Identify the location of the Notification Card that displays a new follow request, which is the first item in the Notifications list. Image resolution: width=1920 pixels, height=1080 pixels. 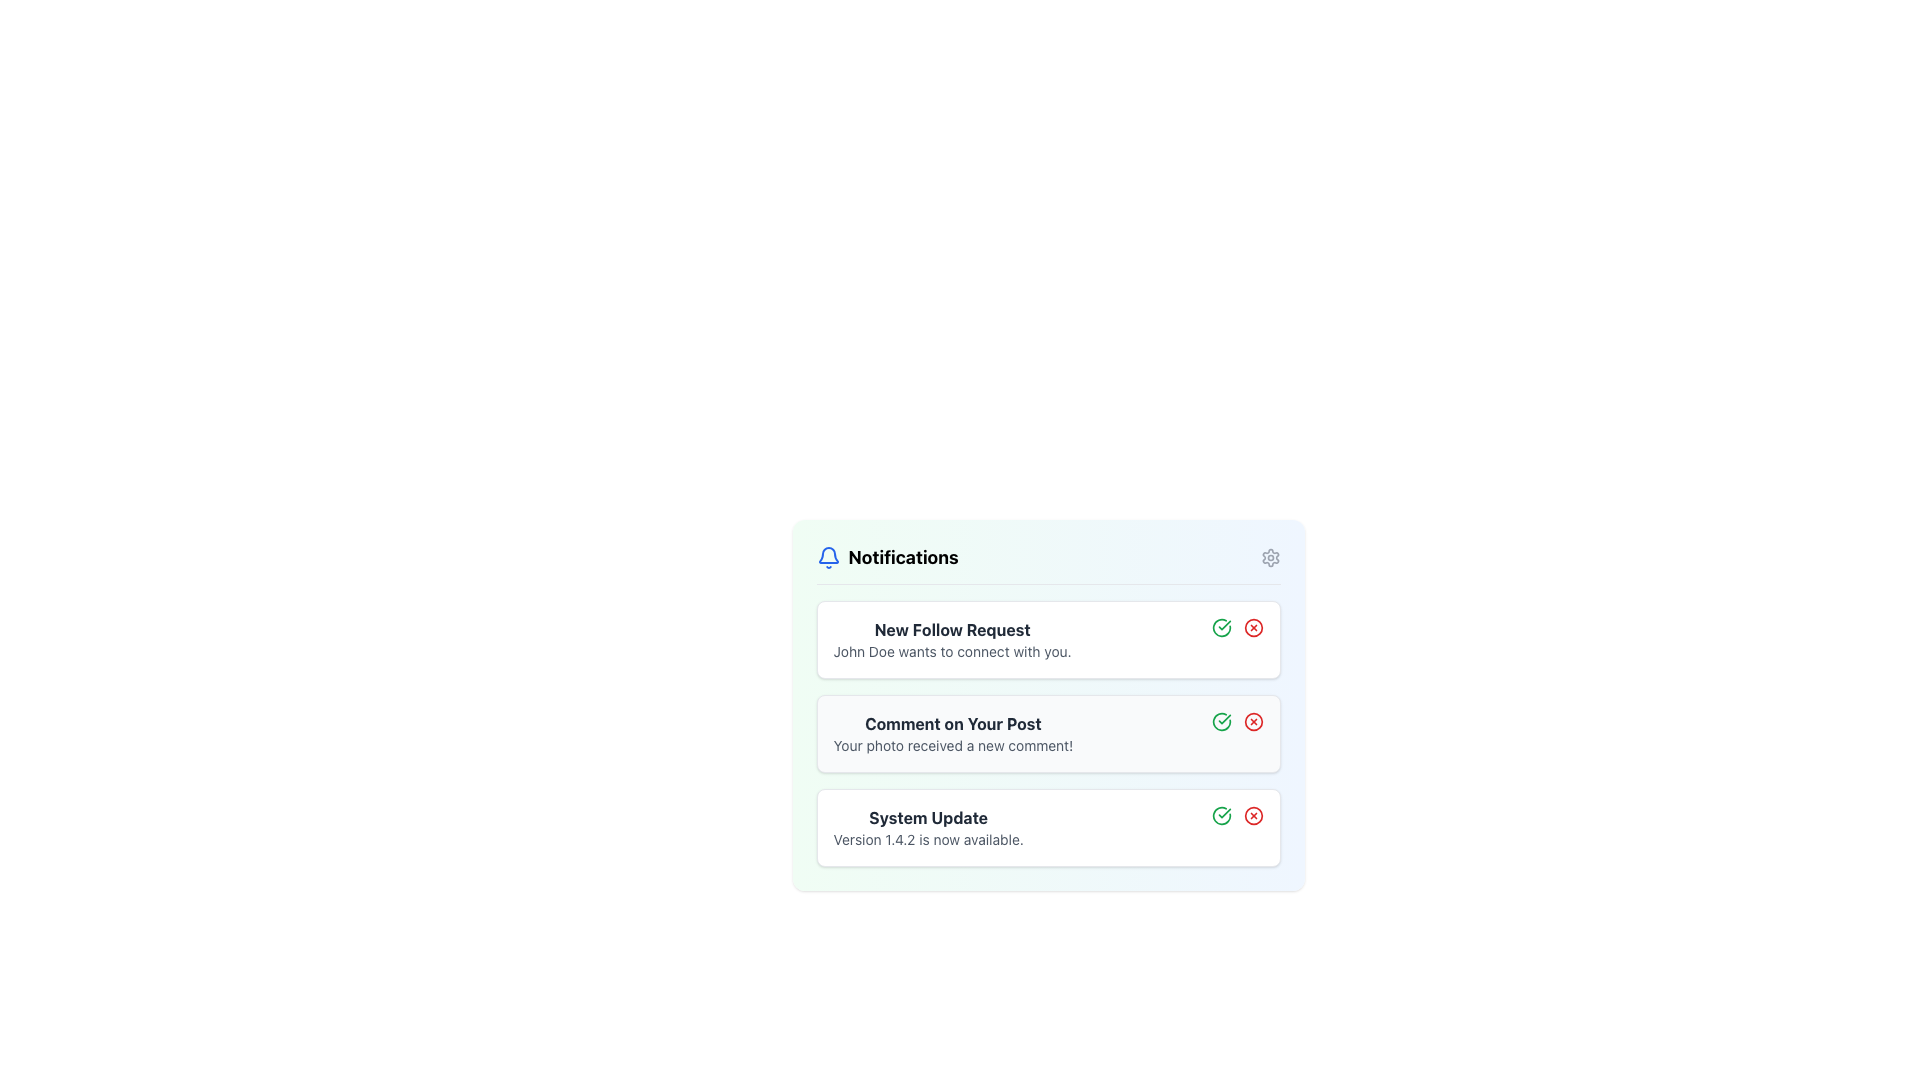
(1047, 640).